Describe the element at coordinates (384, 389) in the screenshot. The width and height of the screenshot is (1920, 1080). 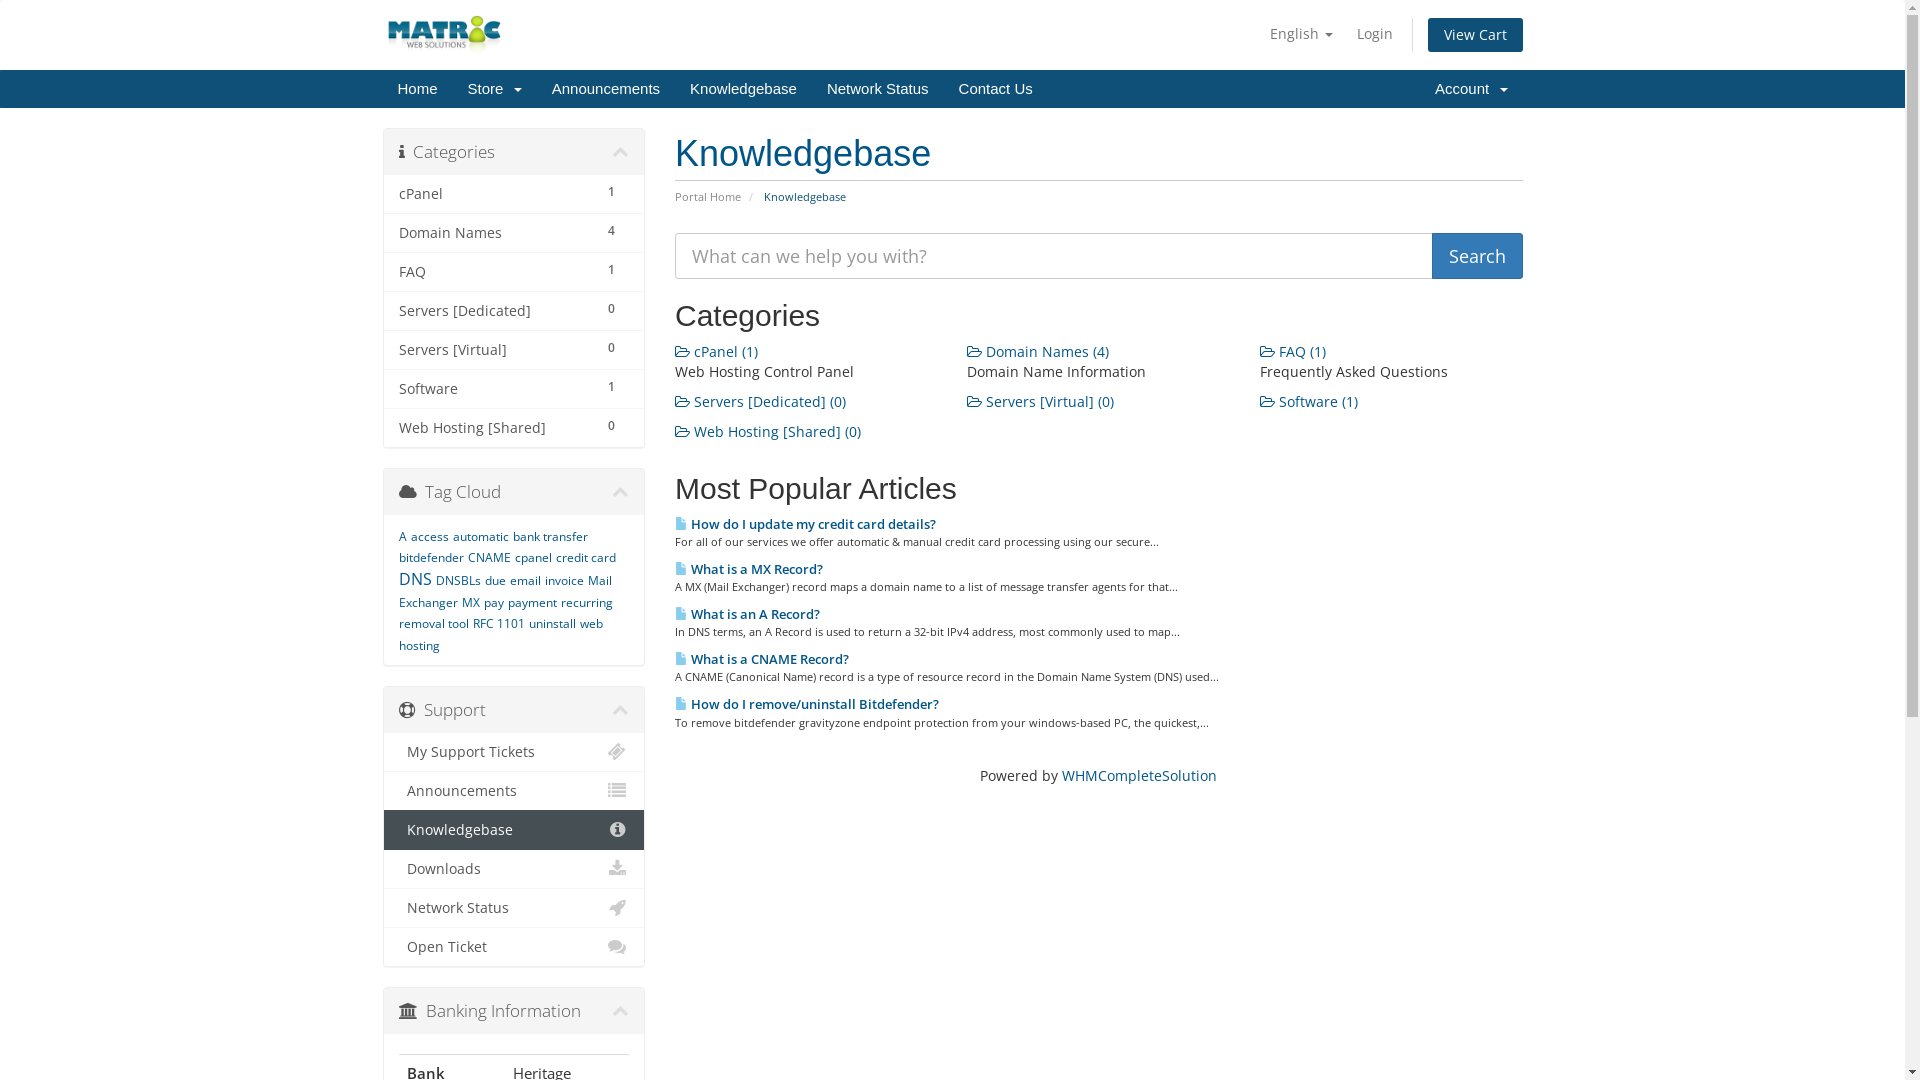
I see `'1` at that location.